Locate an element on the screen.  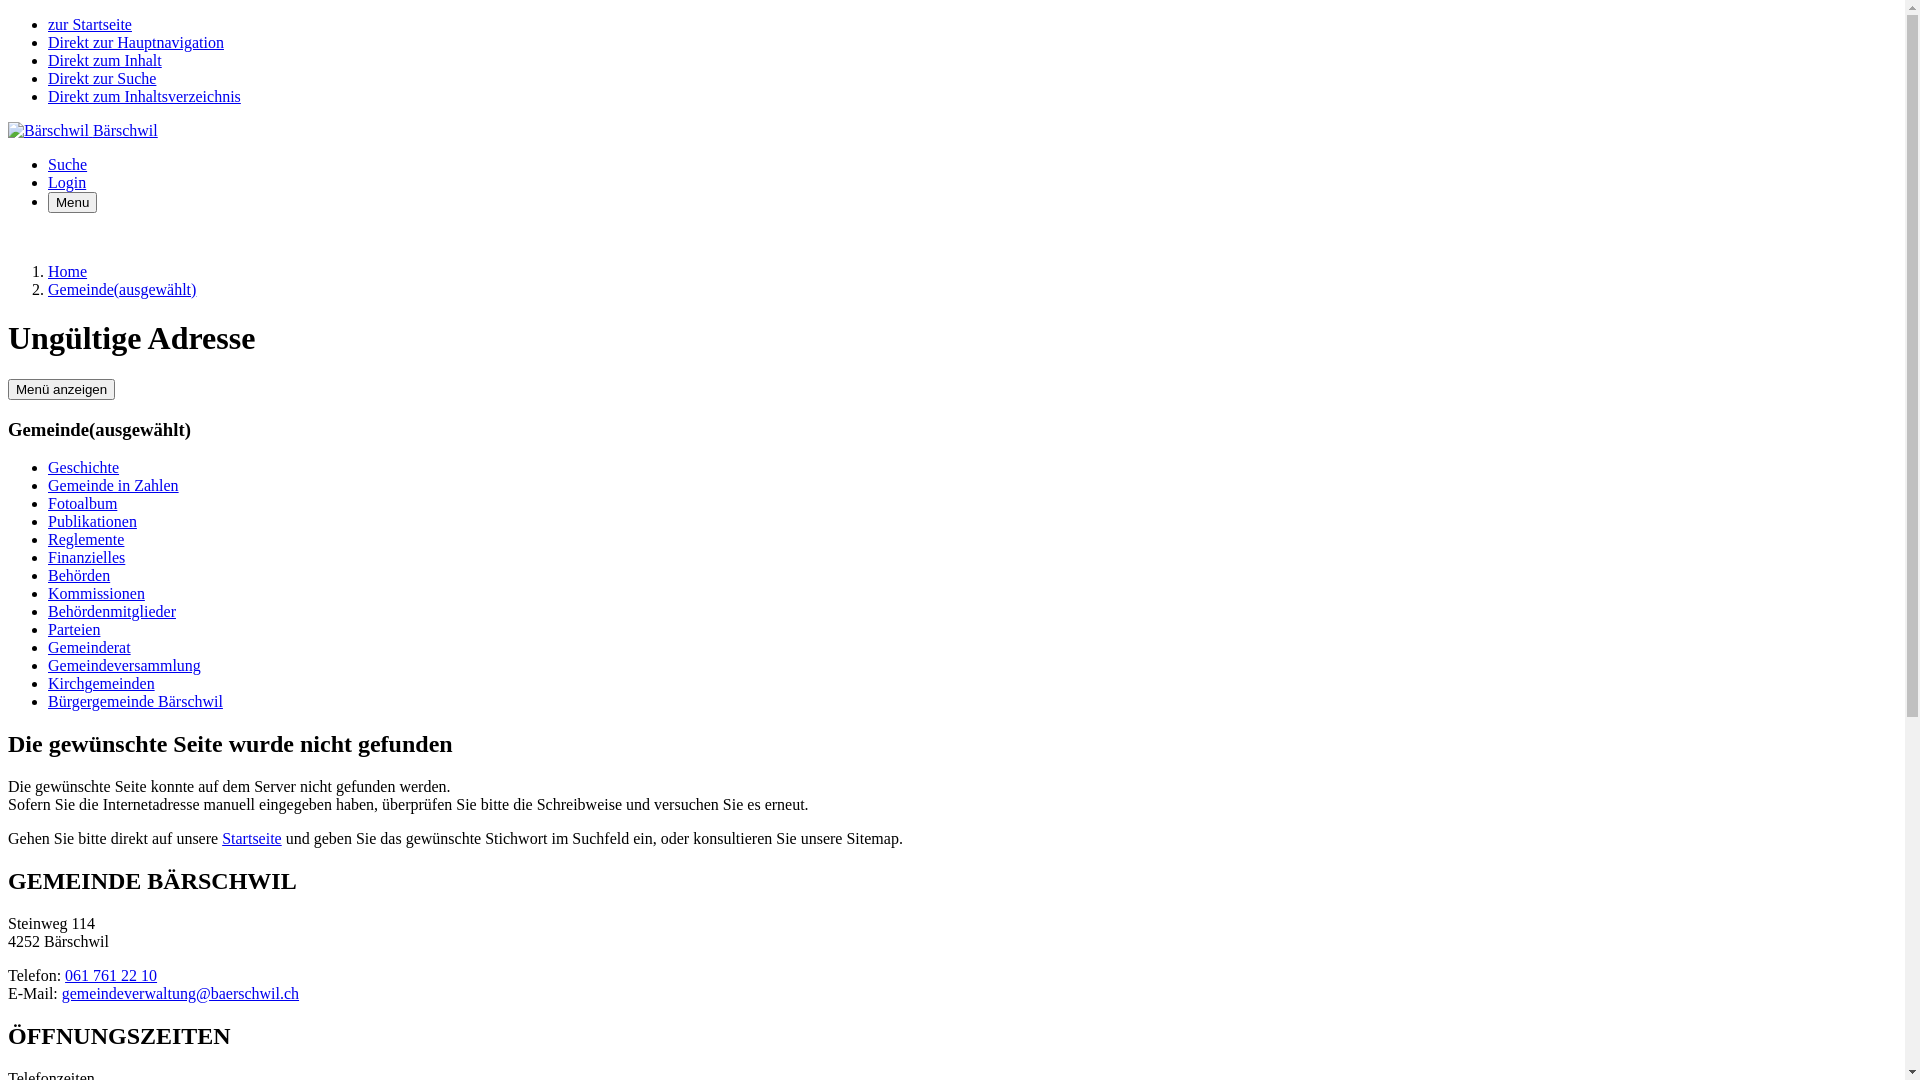
'Geschichte' is located at coordinates (82, 467).